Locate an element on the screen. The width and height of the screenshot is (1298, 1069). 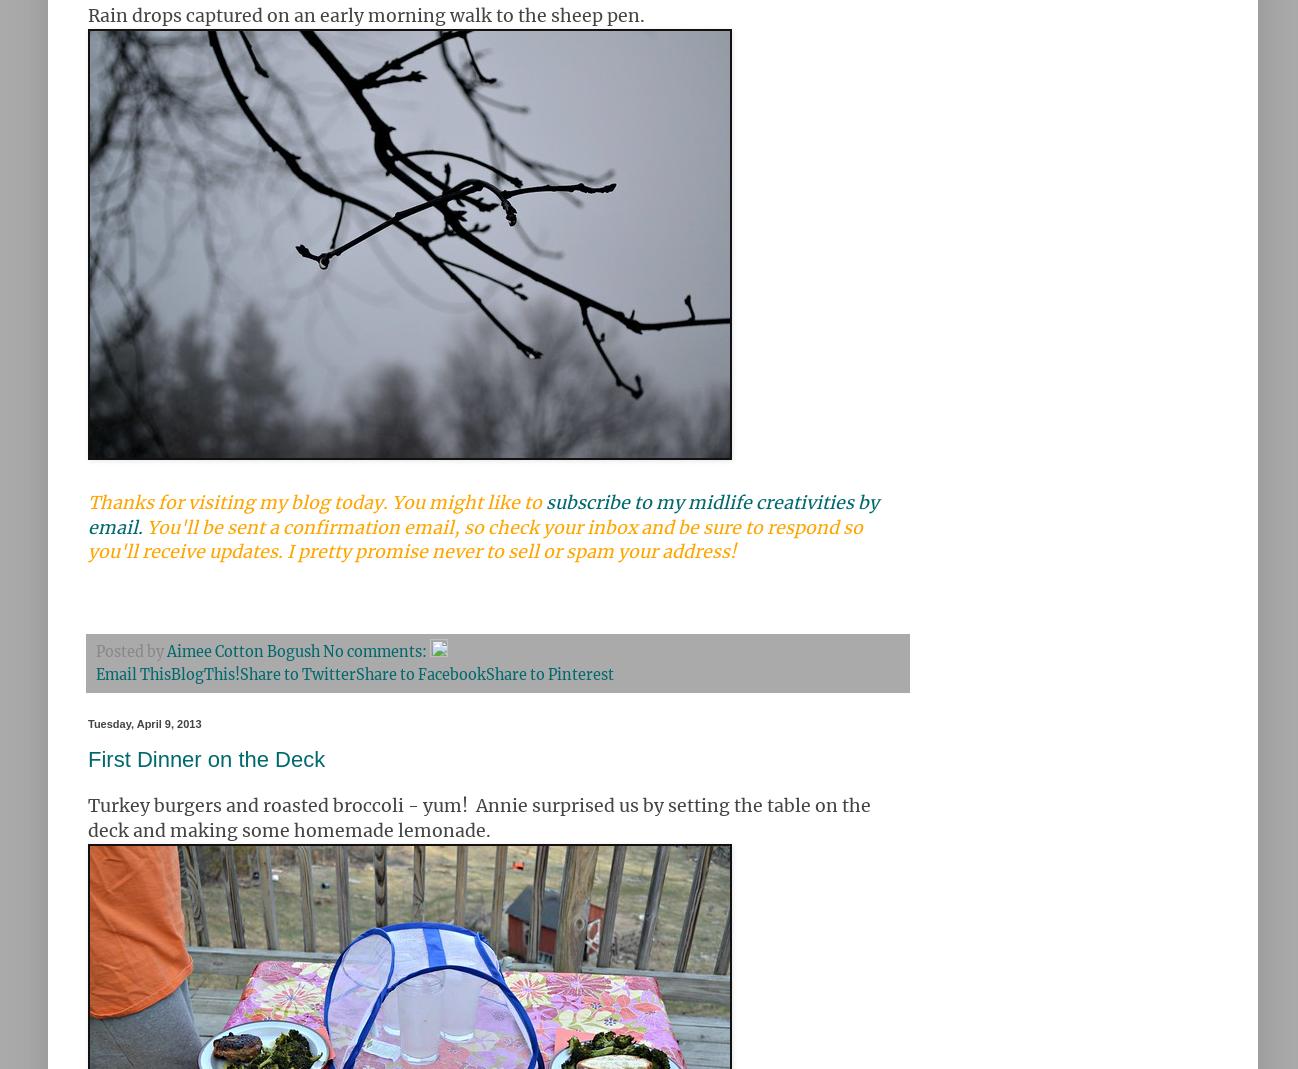
'Share to Twitter' is located at coordinates (297, 673).